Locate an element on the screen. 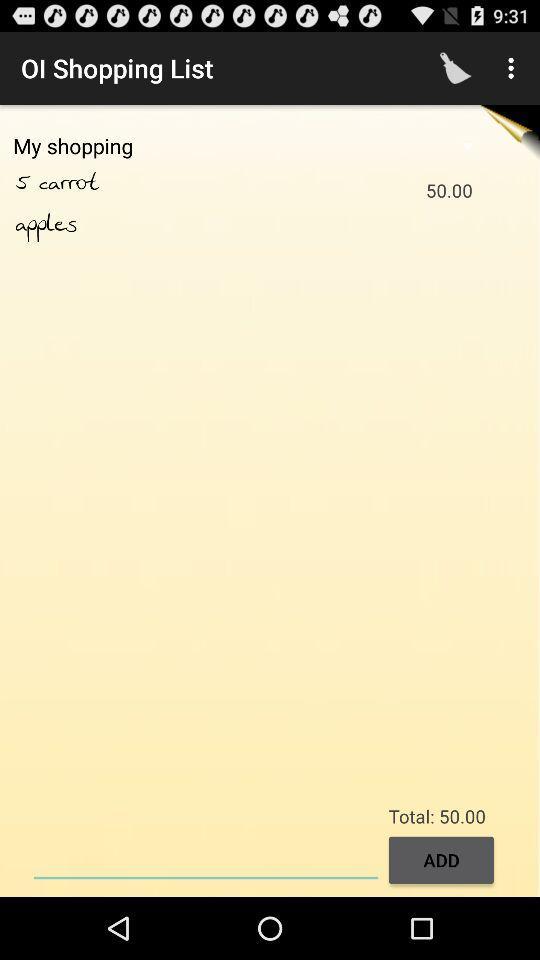  item next to the 50.00 is located at coordinates (90, 183).